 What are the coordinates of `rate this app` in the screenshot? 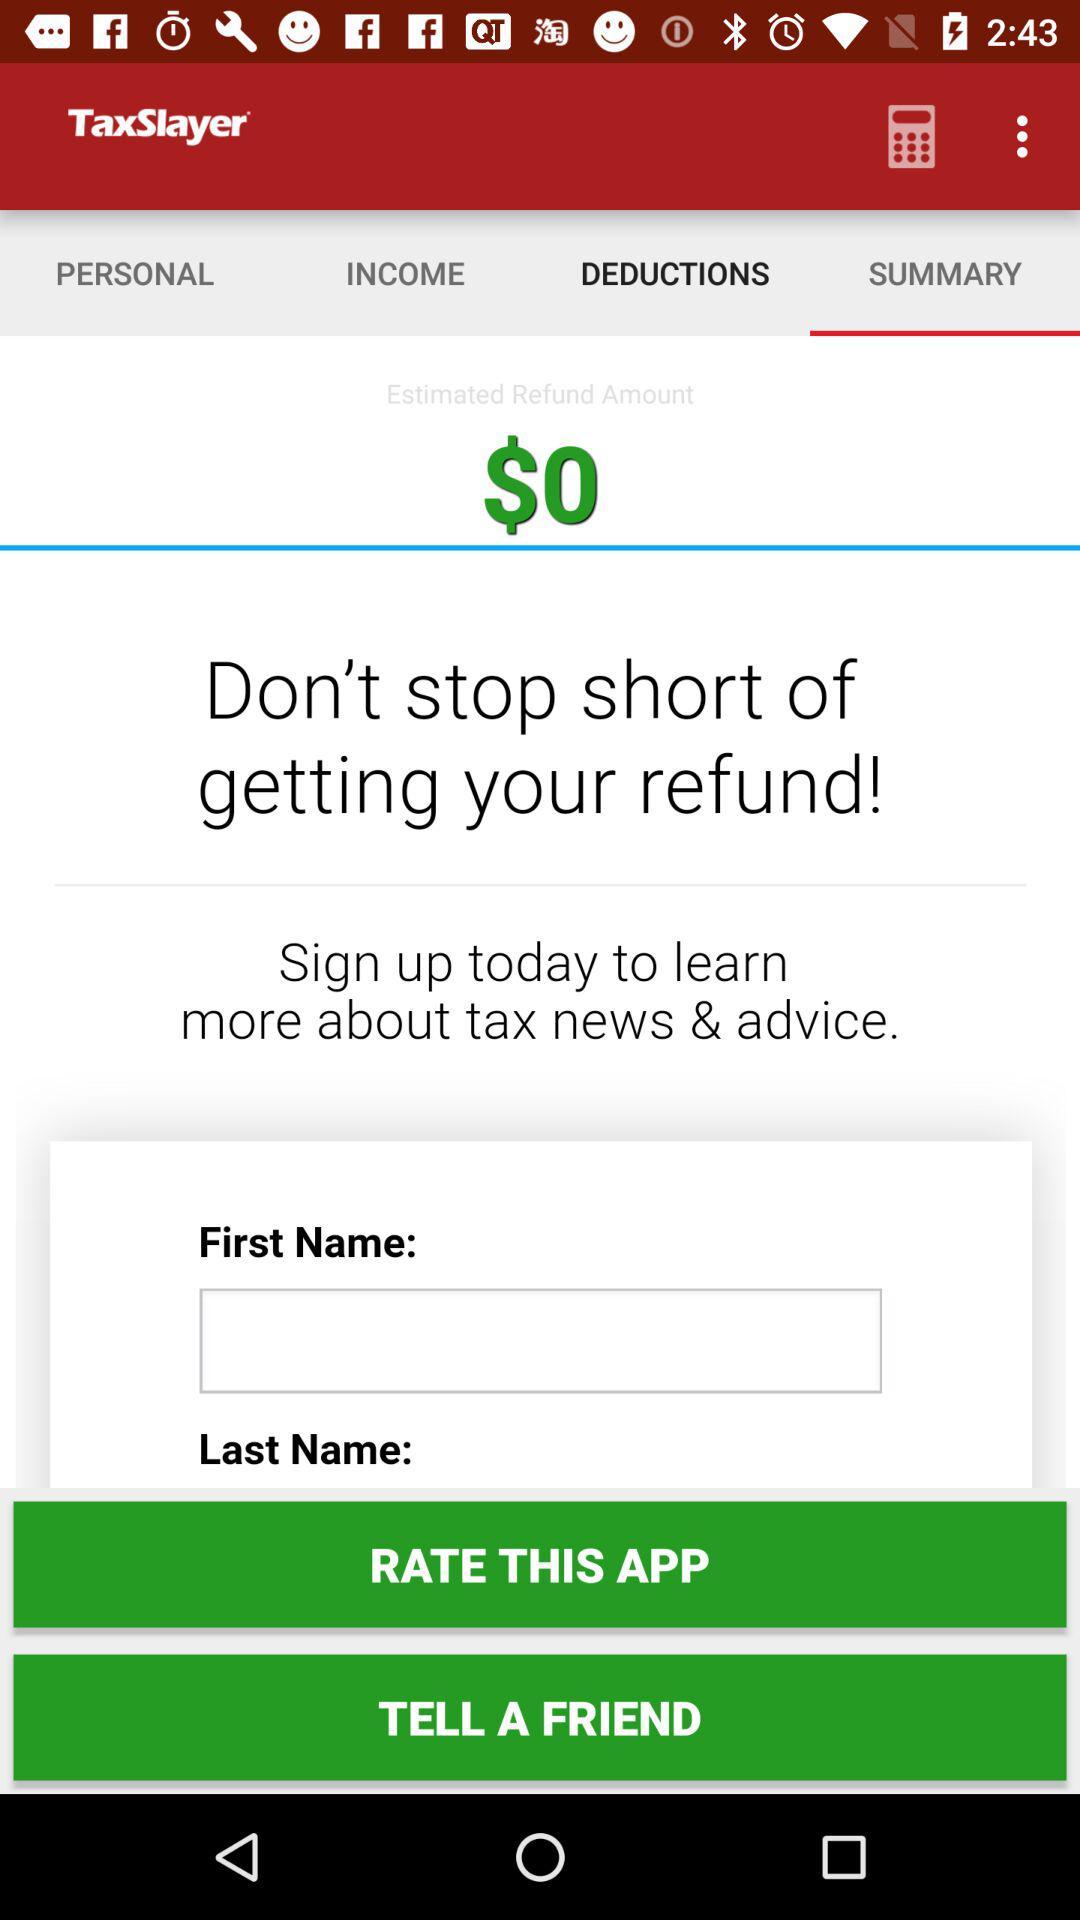 It's located at (540, 1563).